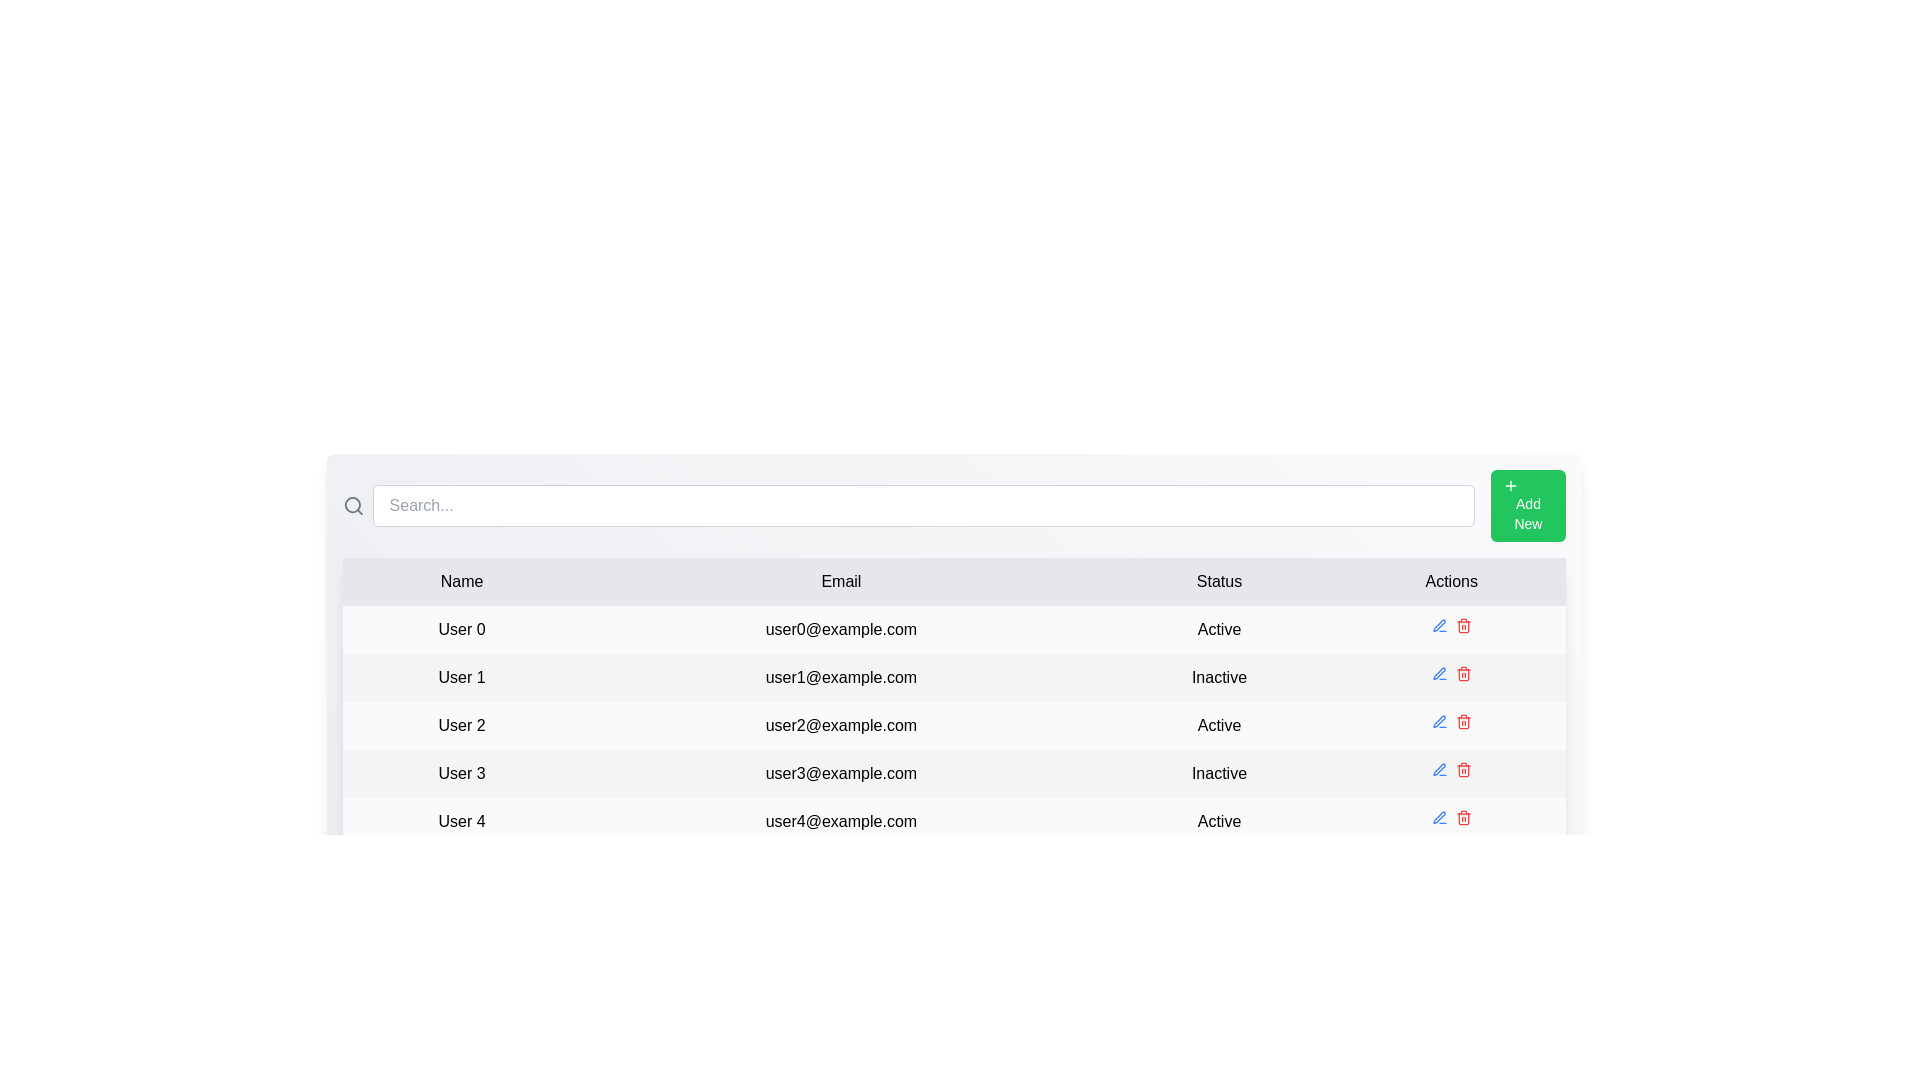 The image size is (1920, 1080). What do you see at coordinates (1438, 817) in the screenshot?
I see `the edit icon for the row corresponding to User 4` at bounding box center [1438, 817].